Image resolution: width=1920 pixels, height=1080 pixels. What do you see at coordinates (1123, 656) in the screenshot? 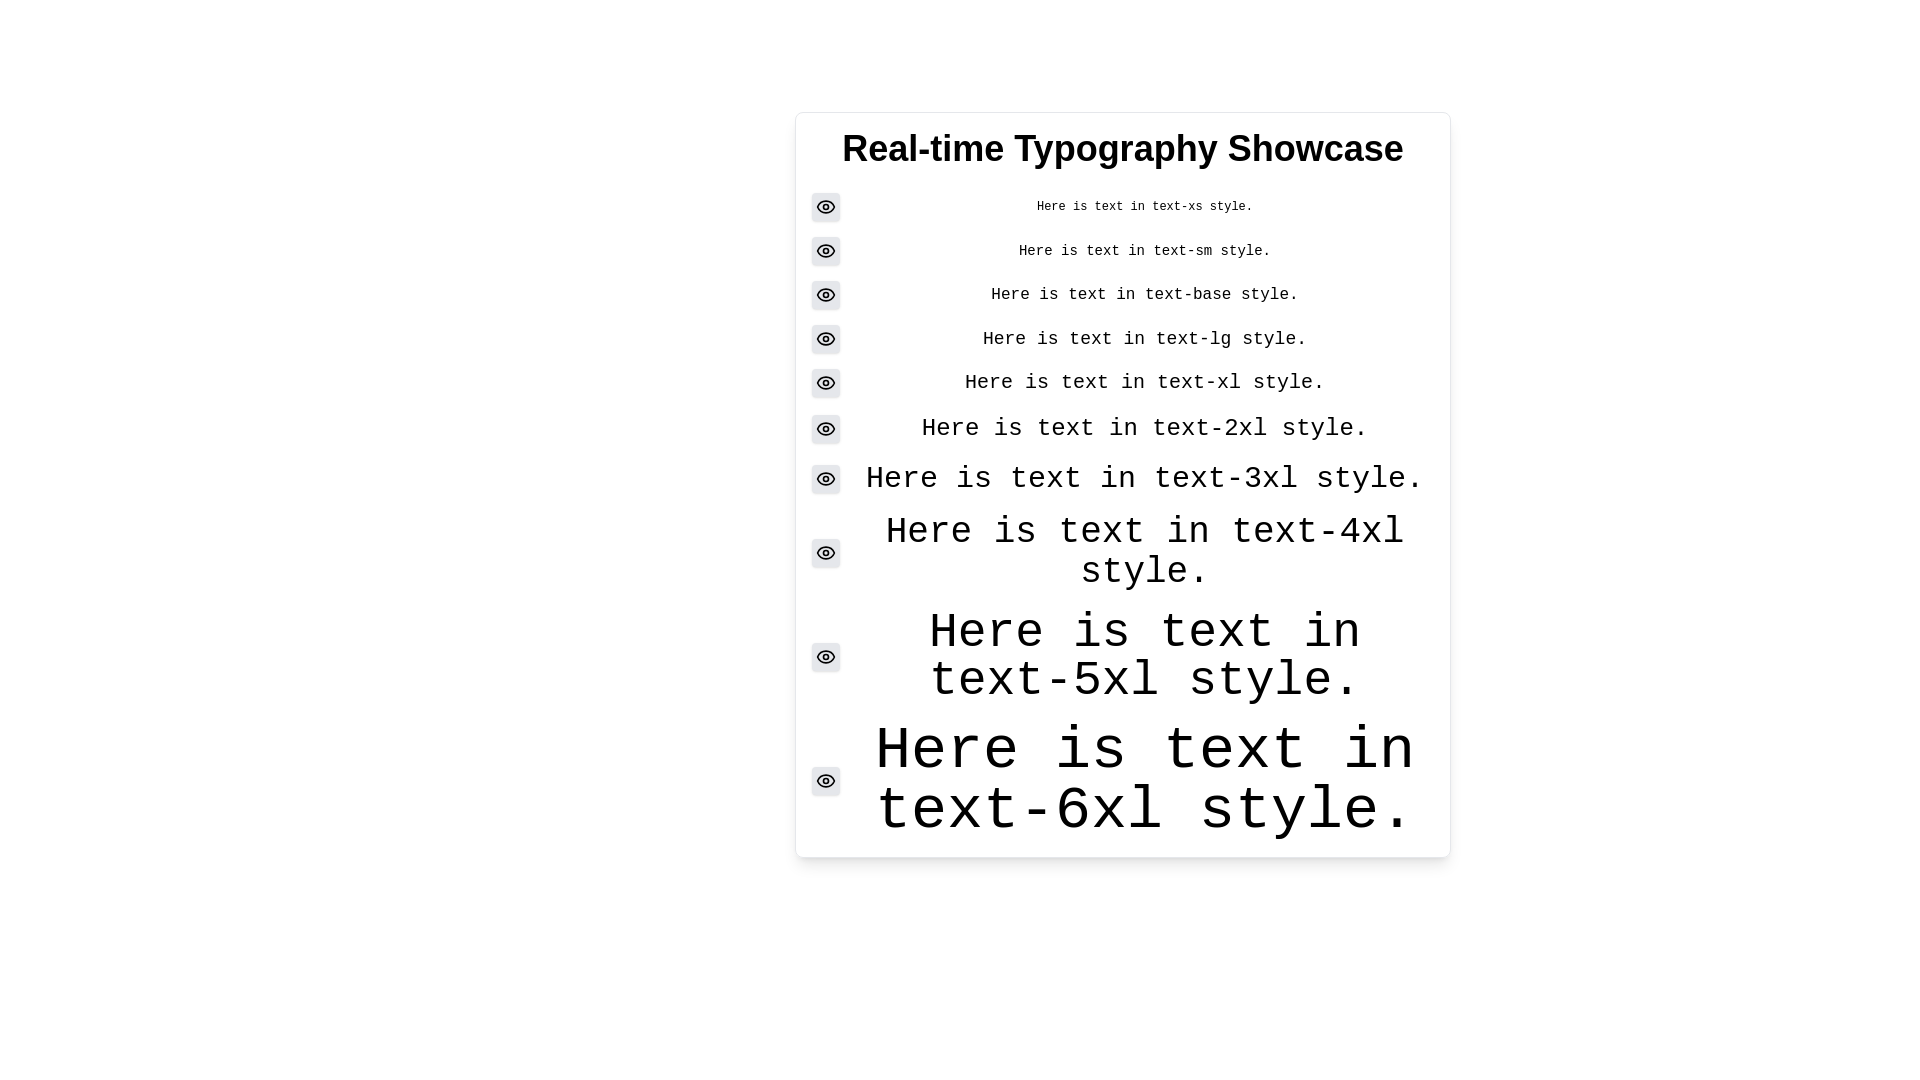
I see `text content displayed in the text label styled with 'text-5xl' located in the lower portion of the vertical stack, specifically the second-to-last entry before the 'text-6xl' entry` at bounding box center [1123, 656].